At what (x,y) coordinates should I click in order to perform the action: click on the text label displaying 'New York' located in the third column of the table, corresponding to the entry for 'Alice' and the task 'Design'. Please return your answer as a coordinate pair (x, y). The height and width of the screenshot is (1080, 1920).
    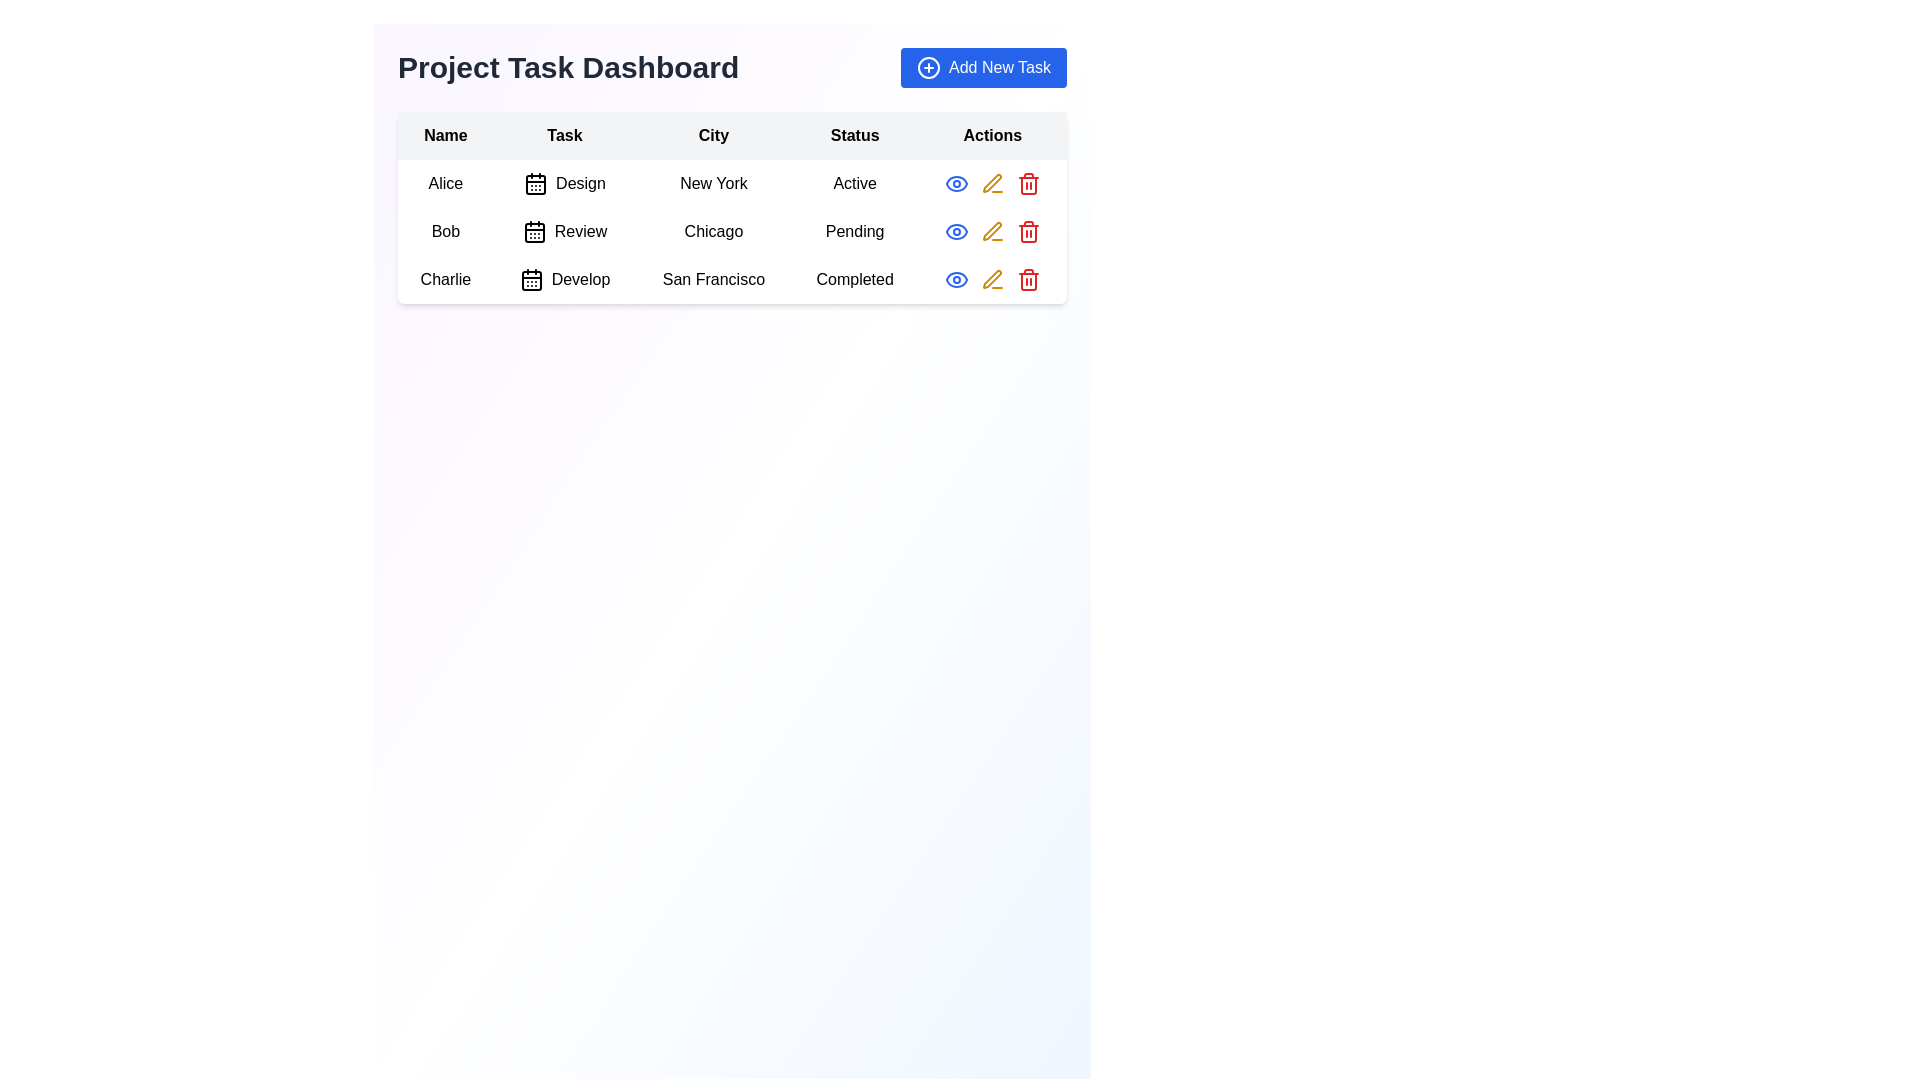
    Looking at the image, I should click on (713, 184).